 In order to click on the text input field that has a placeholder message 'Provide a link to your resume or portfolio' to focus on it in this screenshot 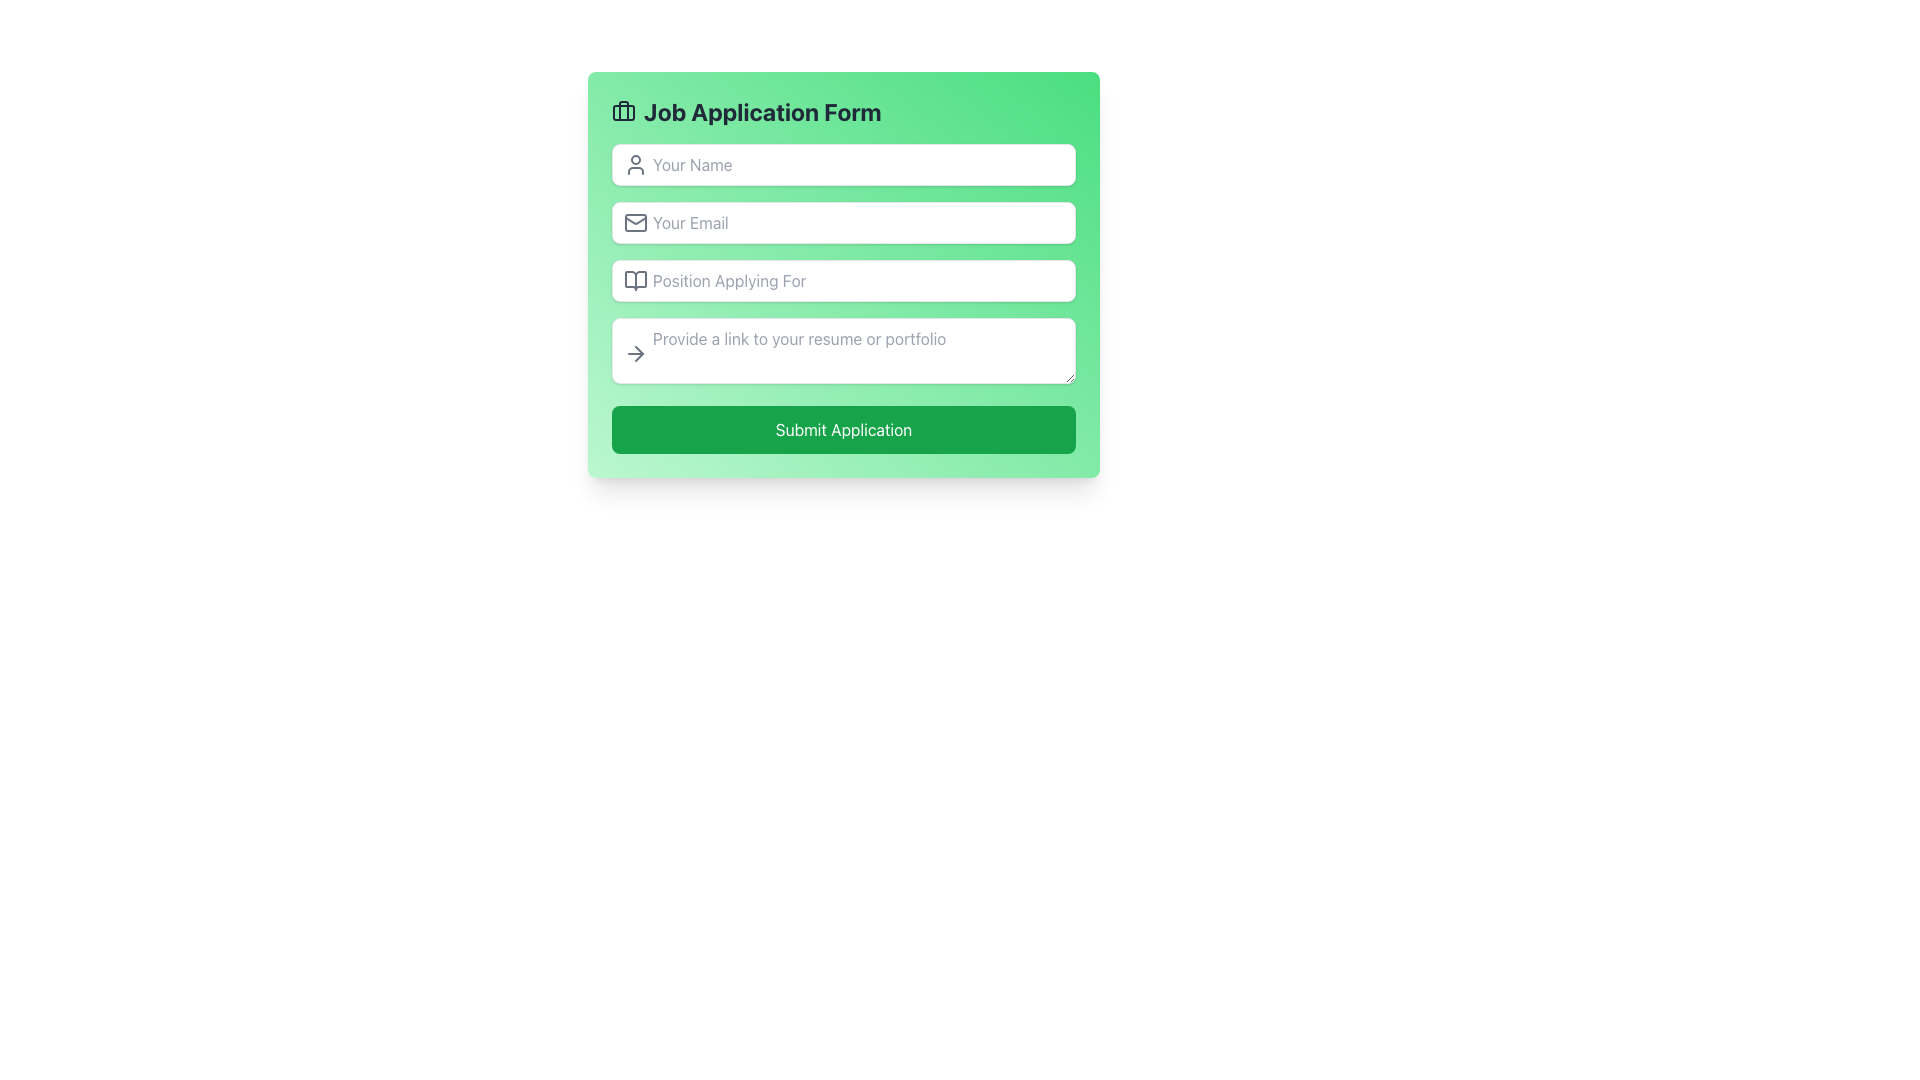, I will do `click(844, 353)`.